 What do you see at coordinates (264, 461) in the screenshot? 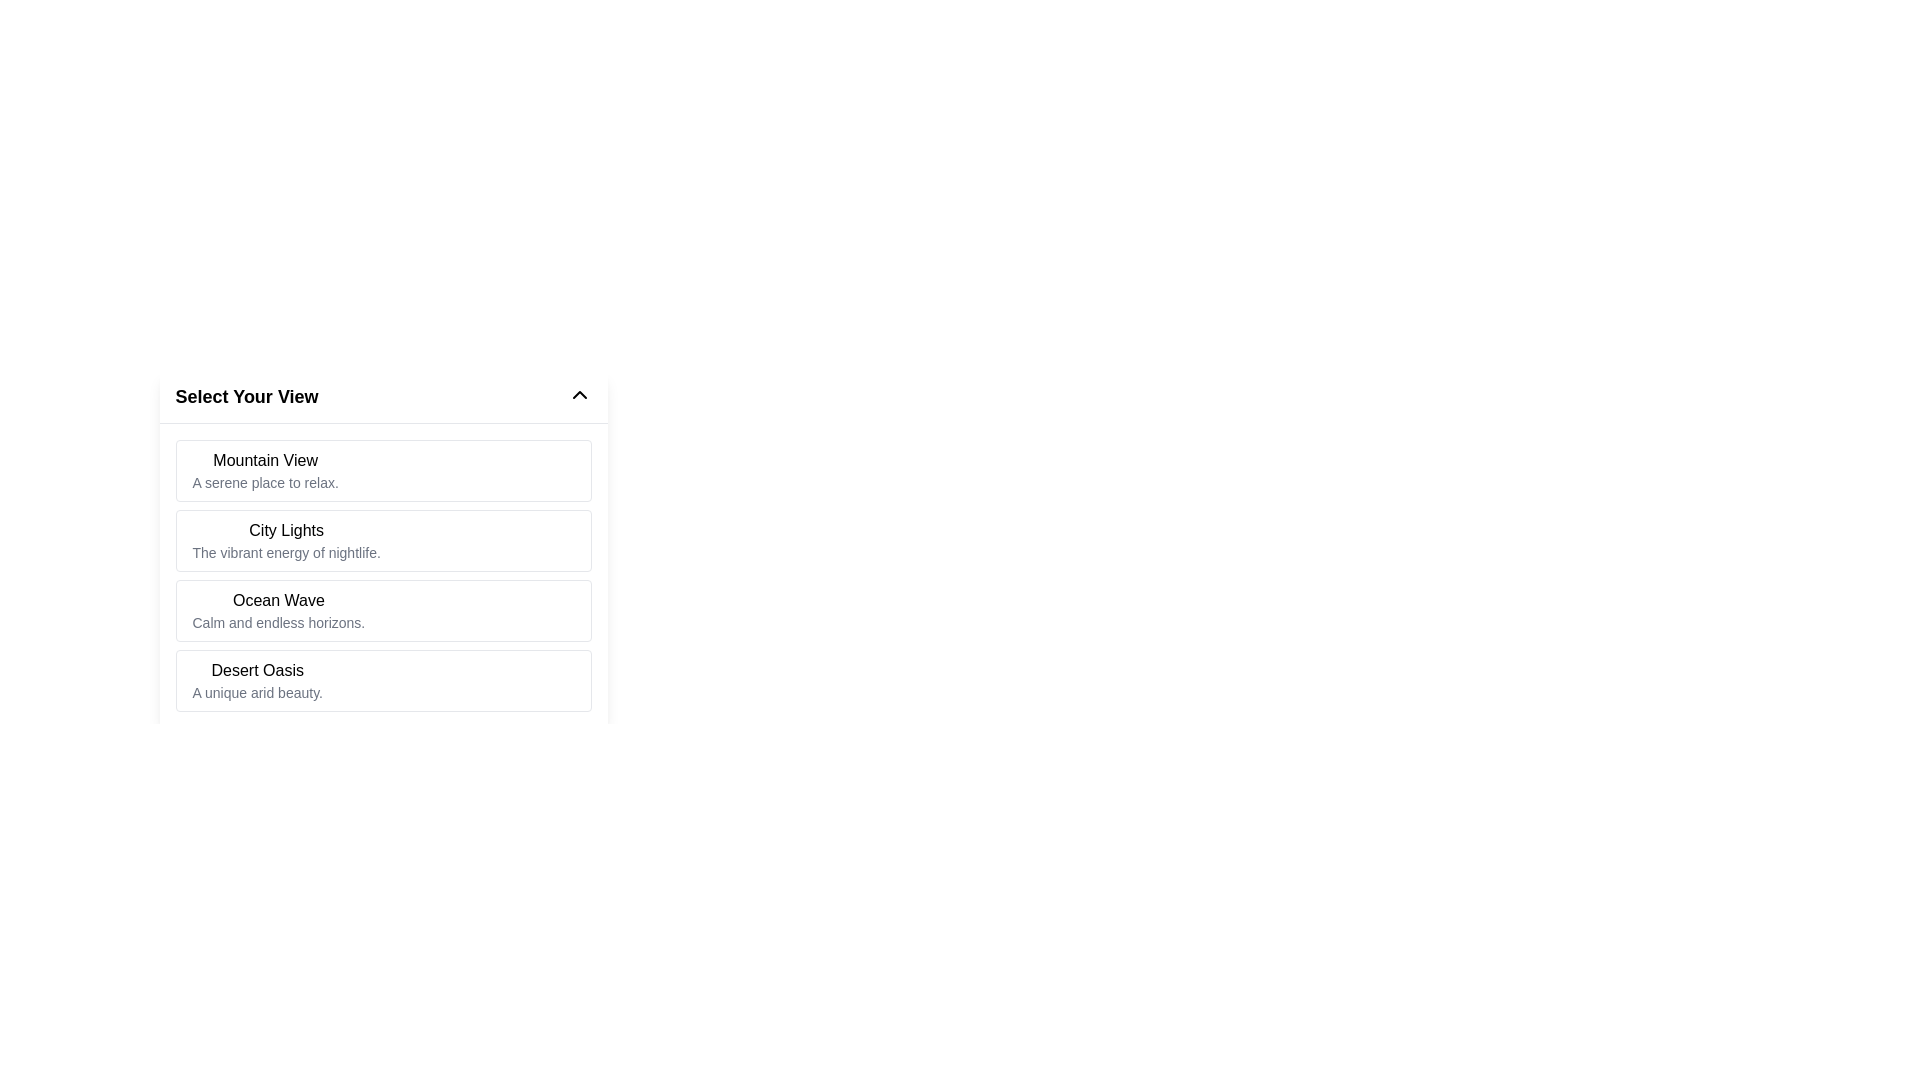
I see `the 'Mountain View' text label, which is the first selectable option under 'Select Your View'` at bounding box center [264, 461].